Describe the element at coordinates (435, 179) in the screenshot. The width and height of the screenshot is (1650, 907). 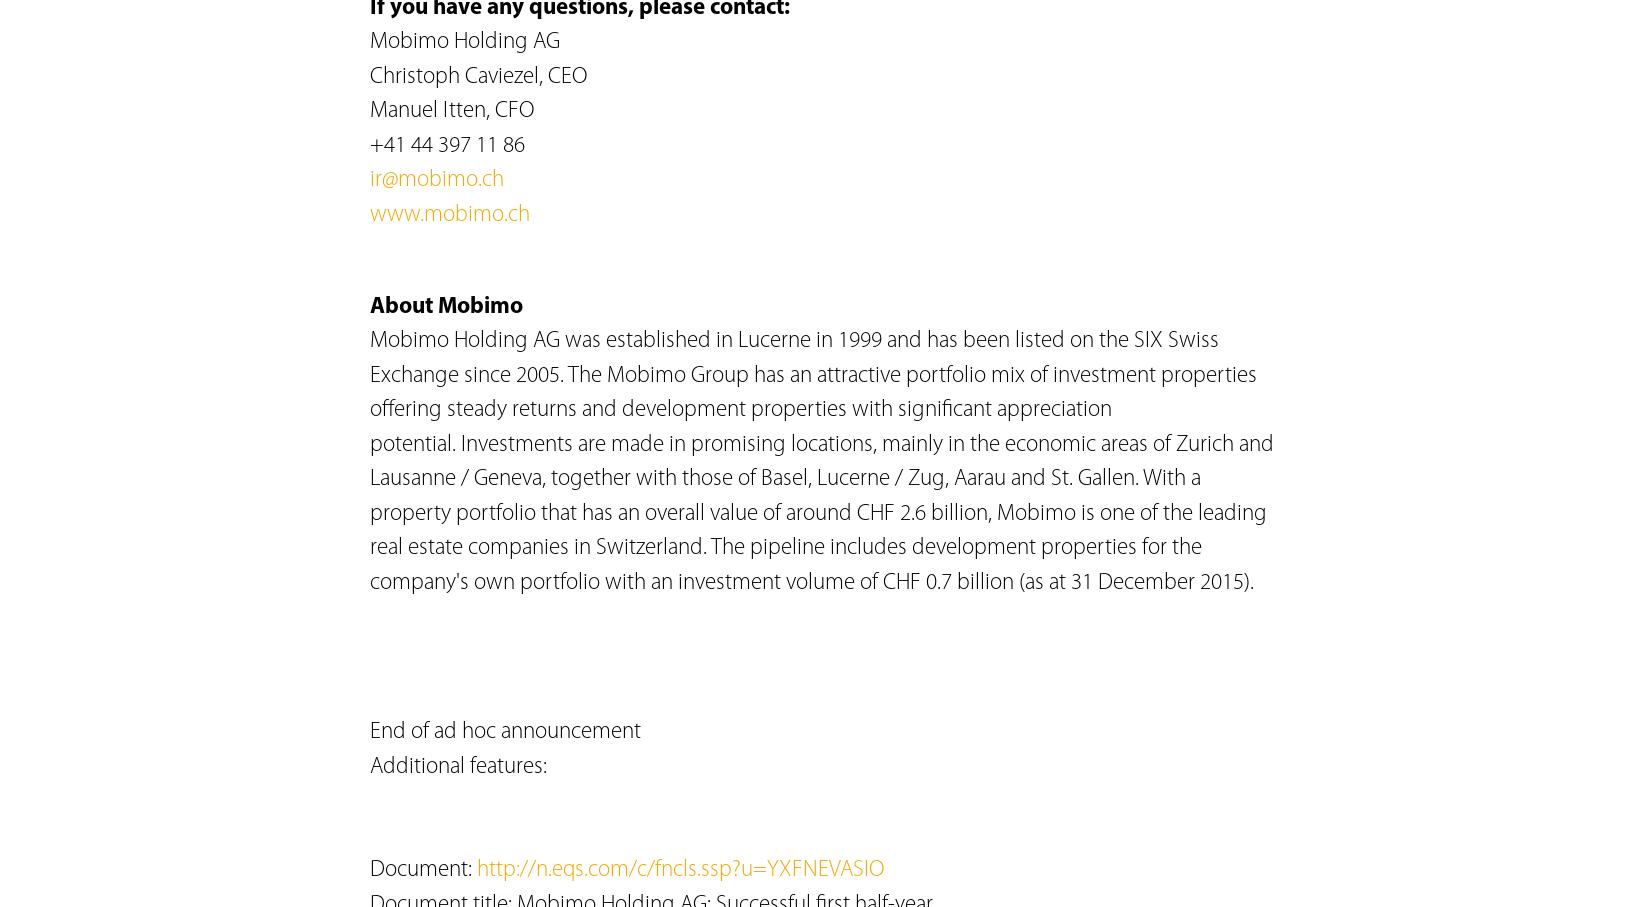
I see `'ir@mobimo.ch'` at that location.